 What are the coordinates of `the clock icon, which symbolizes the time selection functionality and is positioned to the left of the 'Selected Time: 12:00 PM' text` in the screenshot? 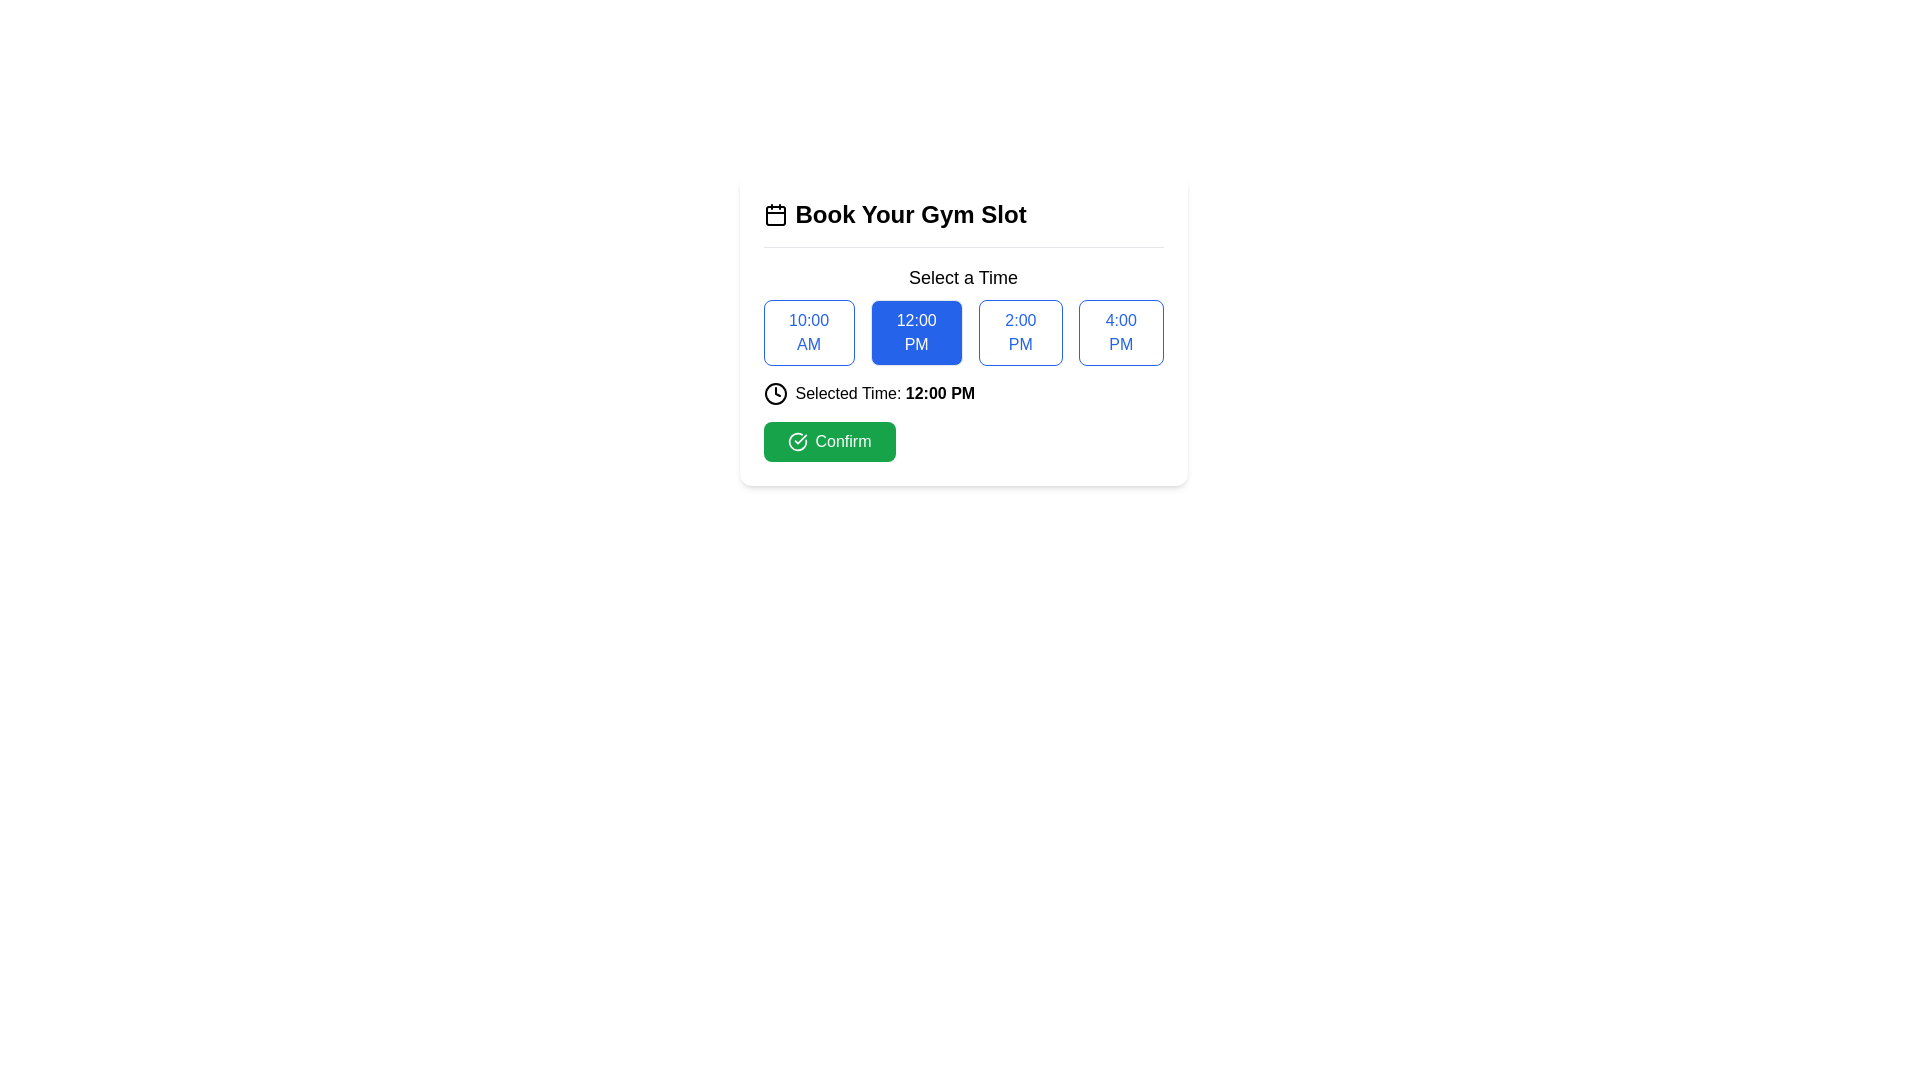 It's located at (774, 393).